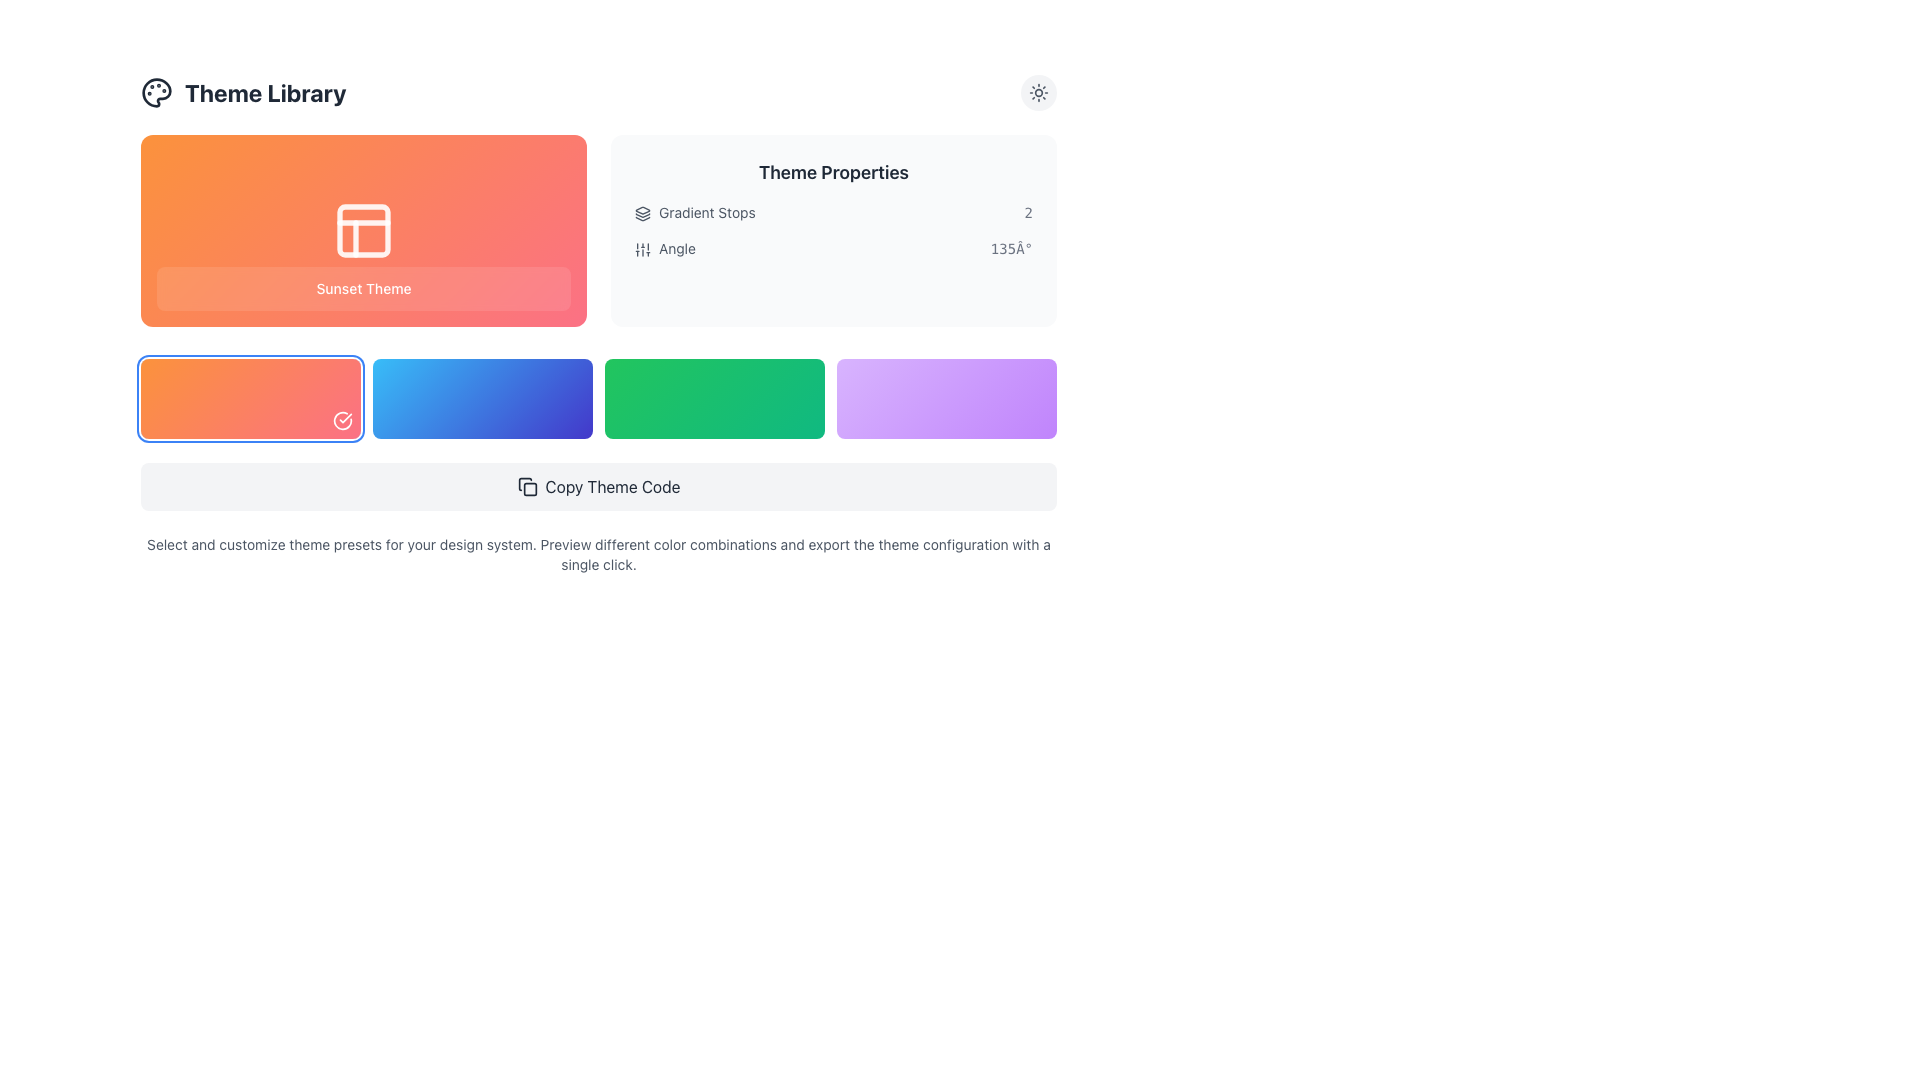 This screenshot has height=1080, width=1920. I want to click on the rectangular button with a gradient background transitioning from light violet to purple, located at the bottom right of the grid layout, to trigger its hover state, so click(945, 398).